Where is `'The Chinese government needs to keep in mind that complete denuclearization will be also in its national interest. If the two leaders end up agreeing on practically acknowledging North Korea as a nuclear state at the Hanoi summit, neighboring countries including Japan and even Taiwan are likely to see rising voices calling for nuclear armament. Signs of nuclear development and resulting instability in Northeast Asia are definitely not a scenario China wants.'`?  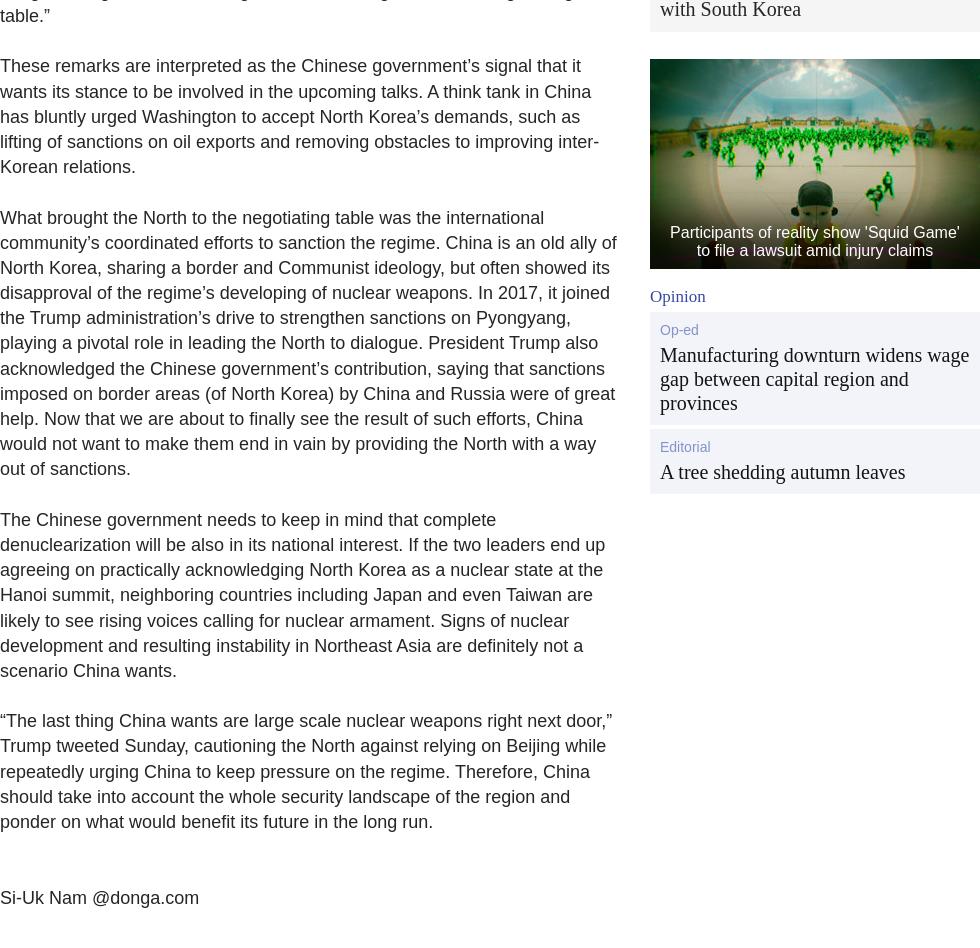
'The Chinese government needs to keep in mind that complete denuclearization will be also in its national interest. If the two leaders end up agreeing on practically acknowledging North Korea as a nuclear state at the Hanoi summit, neighboring countries including Japan and even Taiwan are likely to see rising voices calling for nuclear armament. Signs of nuclear development and resulting instability in Northeast Asia are definitely not a scenario China wants.' is located at coordinates (302, 593).